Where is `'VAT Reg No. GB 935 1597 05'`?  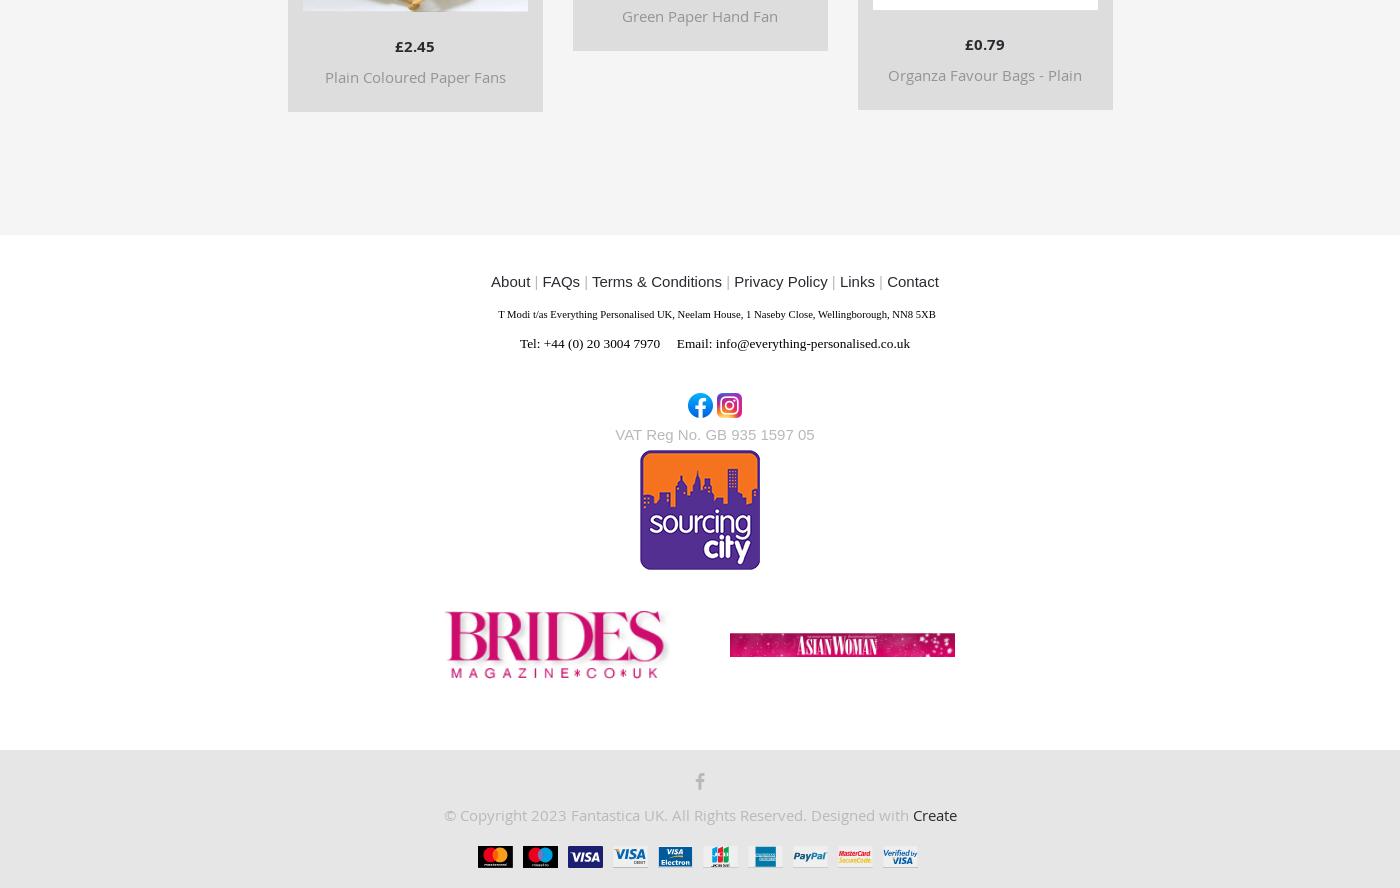 'VAT Reg No. GB 935 1597 05' is located at coordinates (714, 433).